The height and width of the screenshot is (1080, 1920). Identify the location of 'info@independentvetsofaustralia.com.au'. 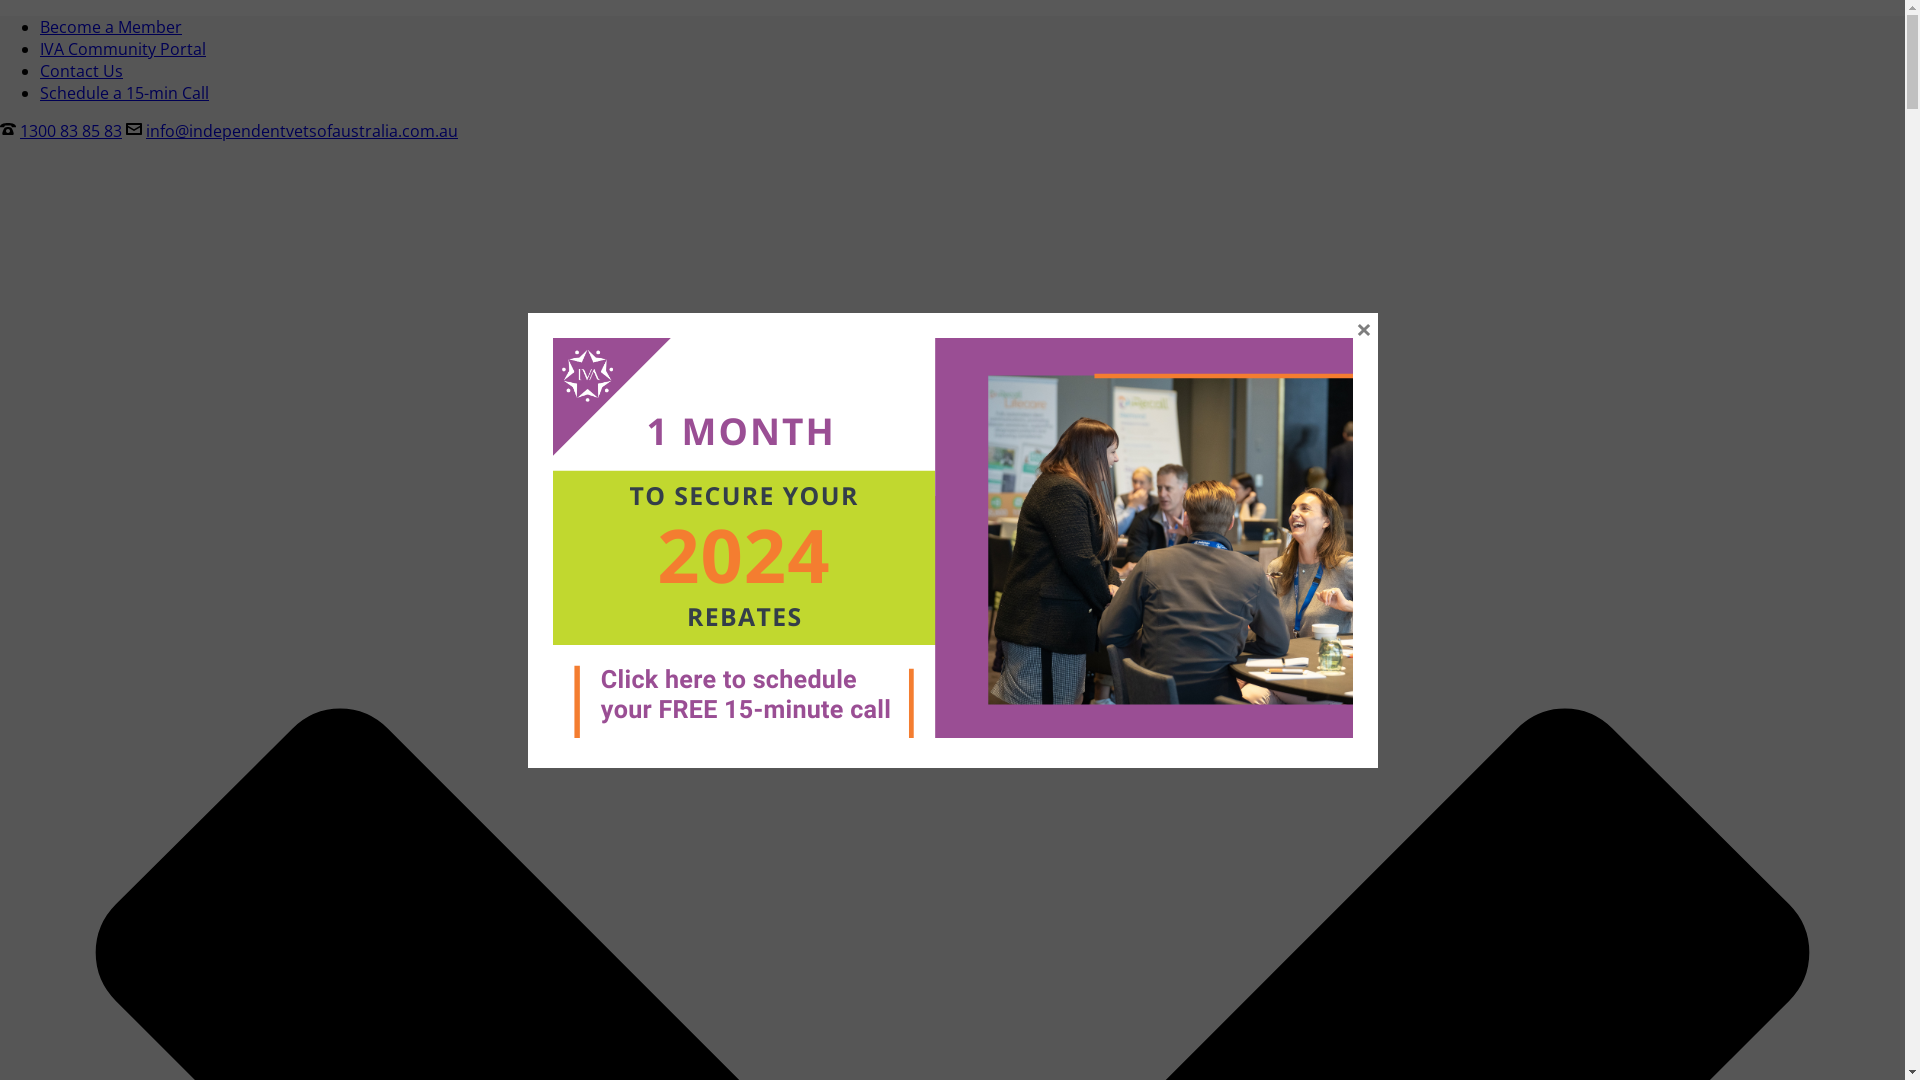
(301, 131).